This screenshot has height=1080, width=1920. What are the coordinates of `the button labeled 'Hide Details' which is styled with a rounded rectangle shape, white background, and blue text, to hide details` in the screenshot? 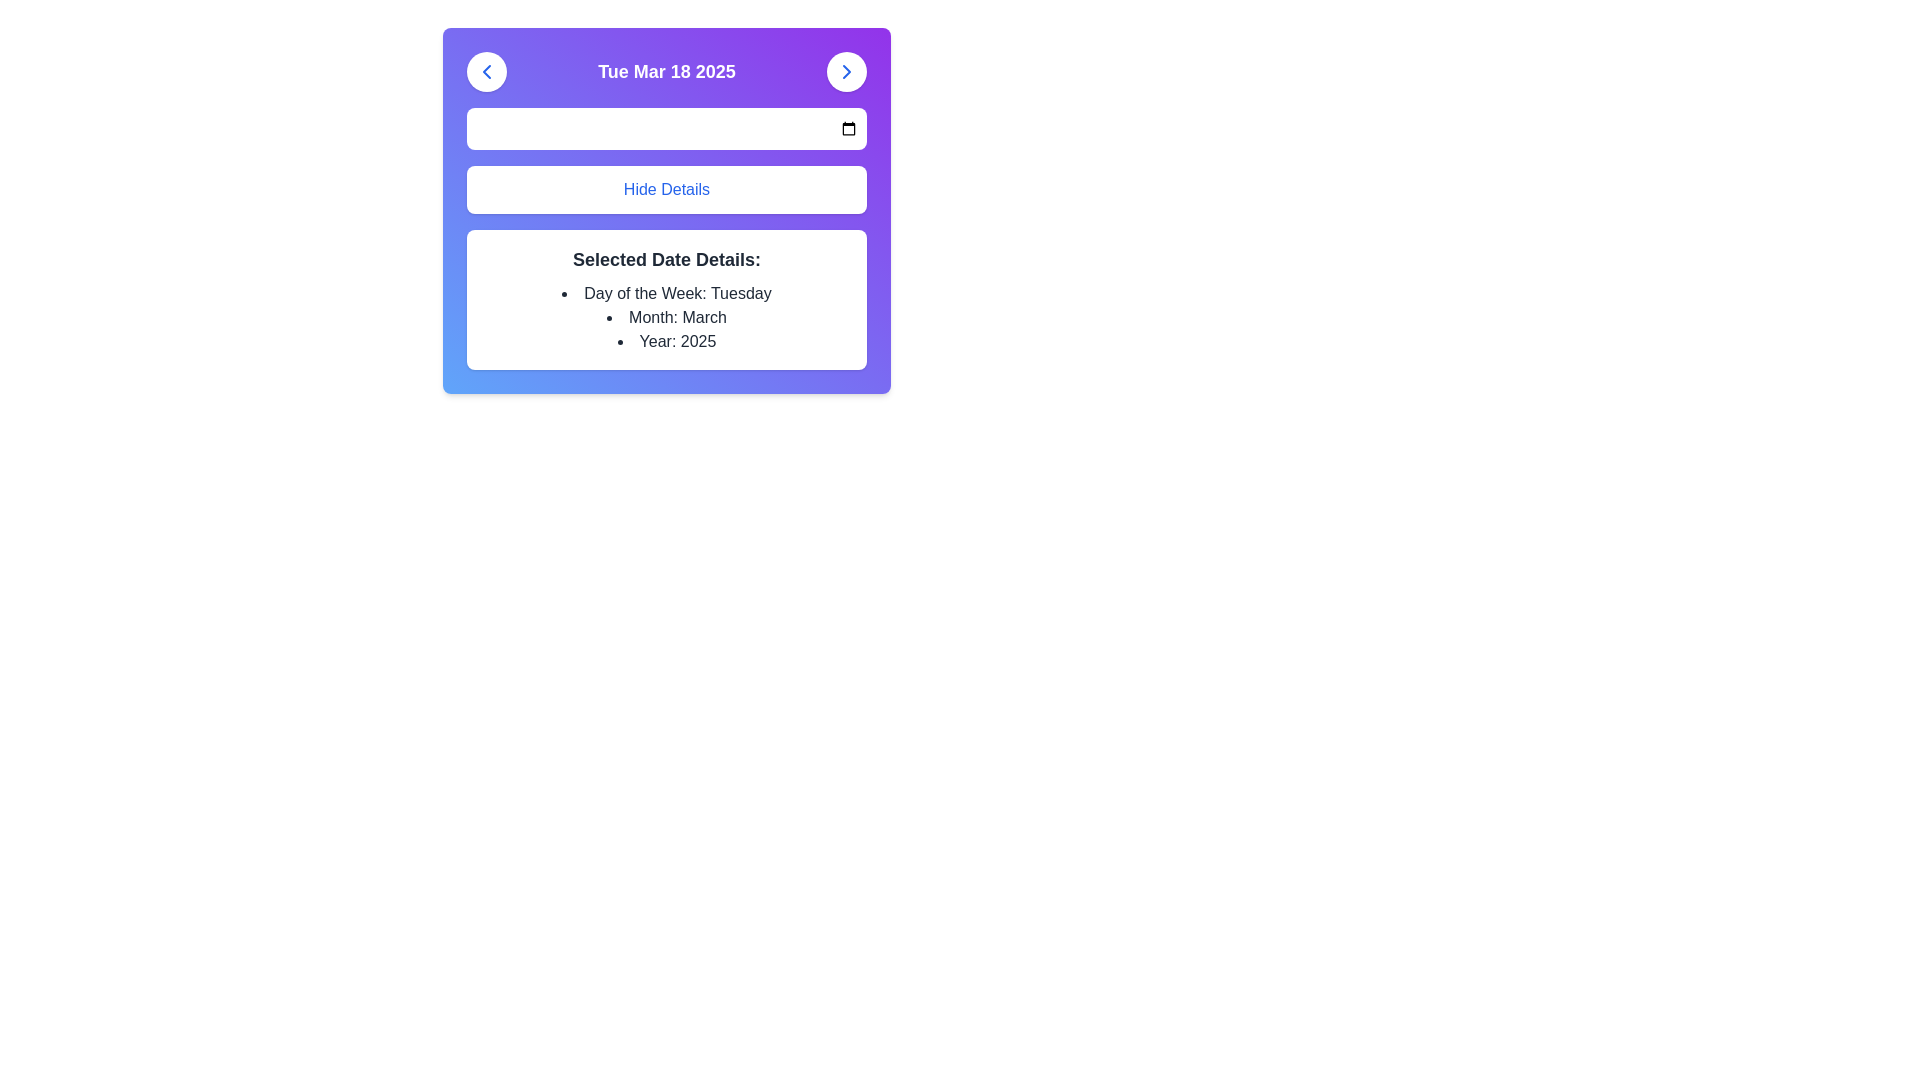 It's located at (667, 189).